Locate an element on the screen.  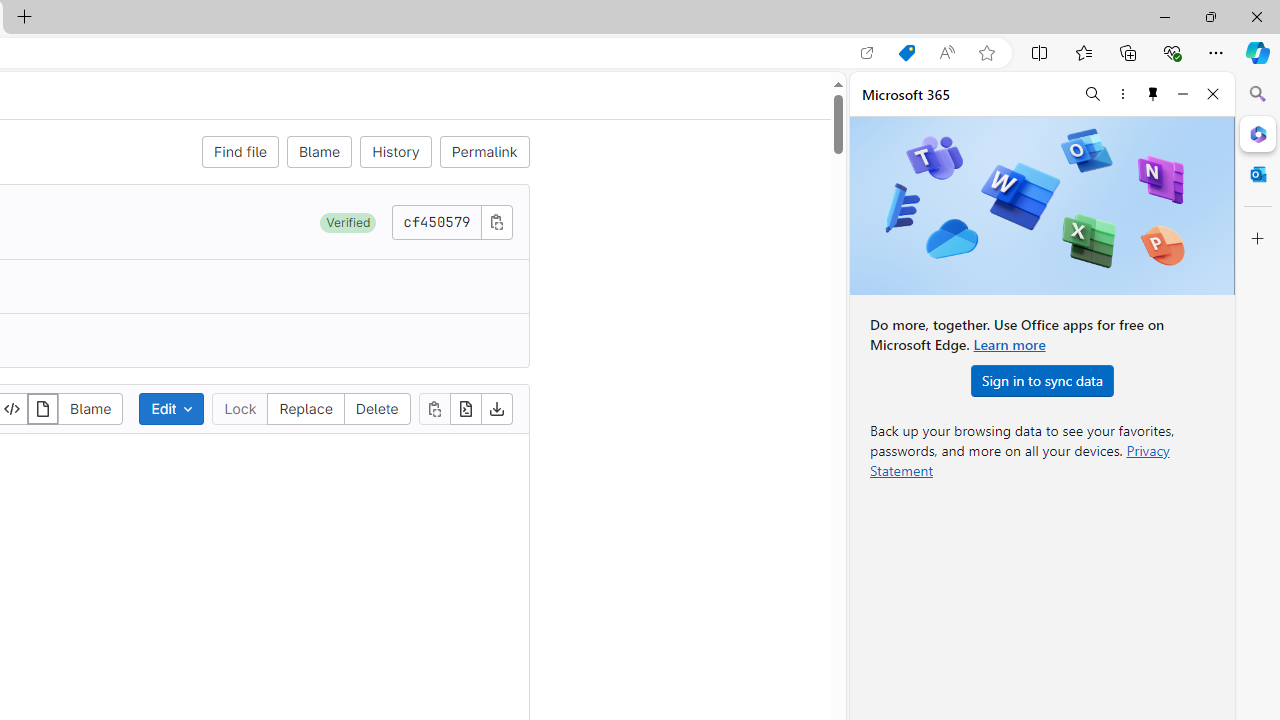
'Edit' is located at coordinates (172, 407).